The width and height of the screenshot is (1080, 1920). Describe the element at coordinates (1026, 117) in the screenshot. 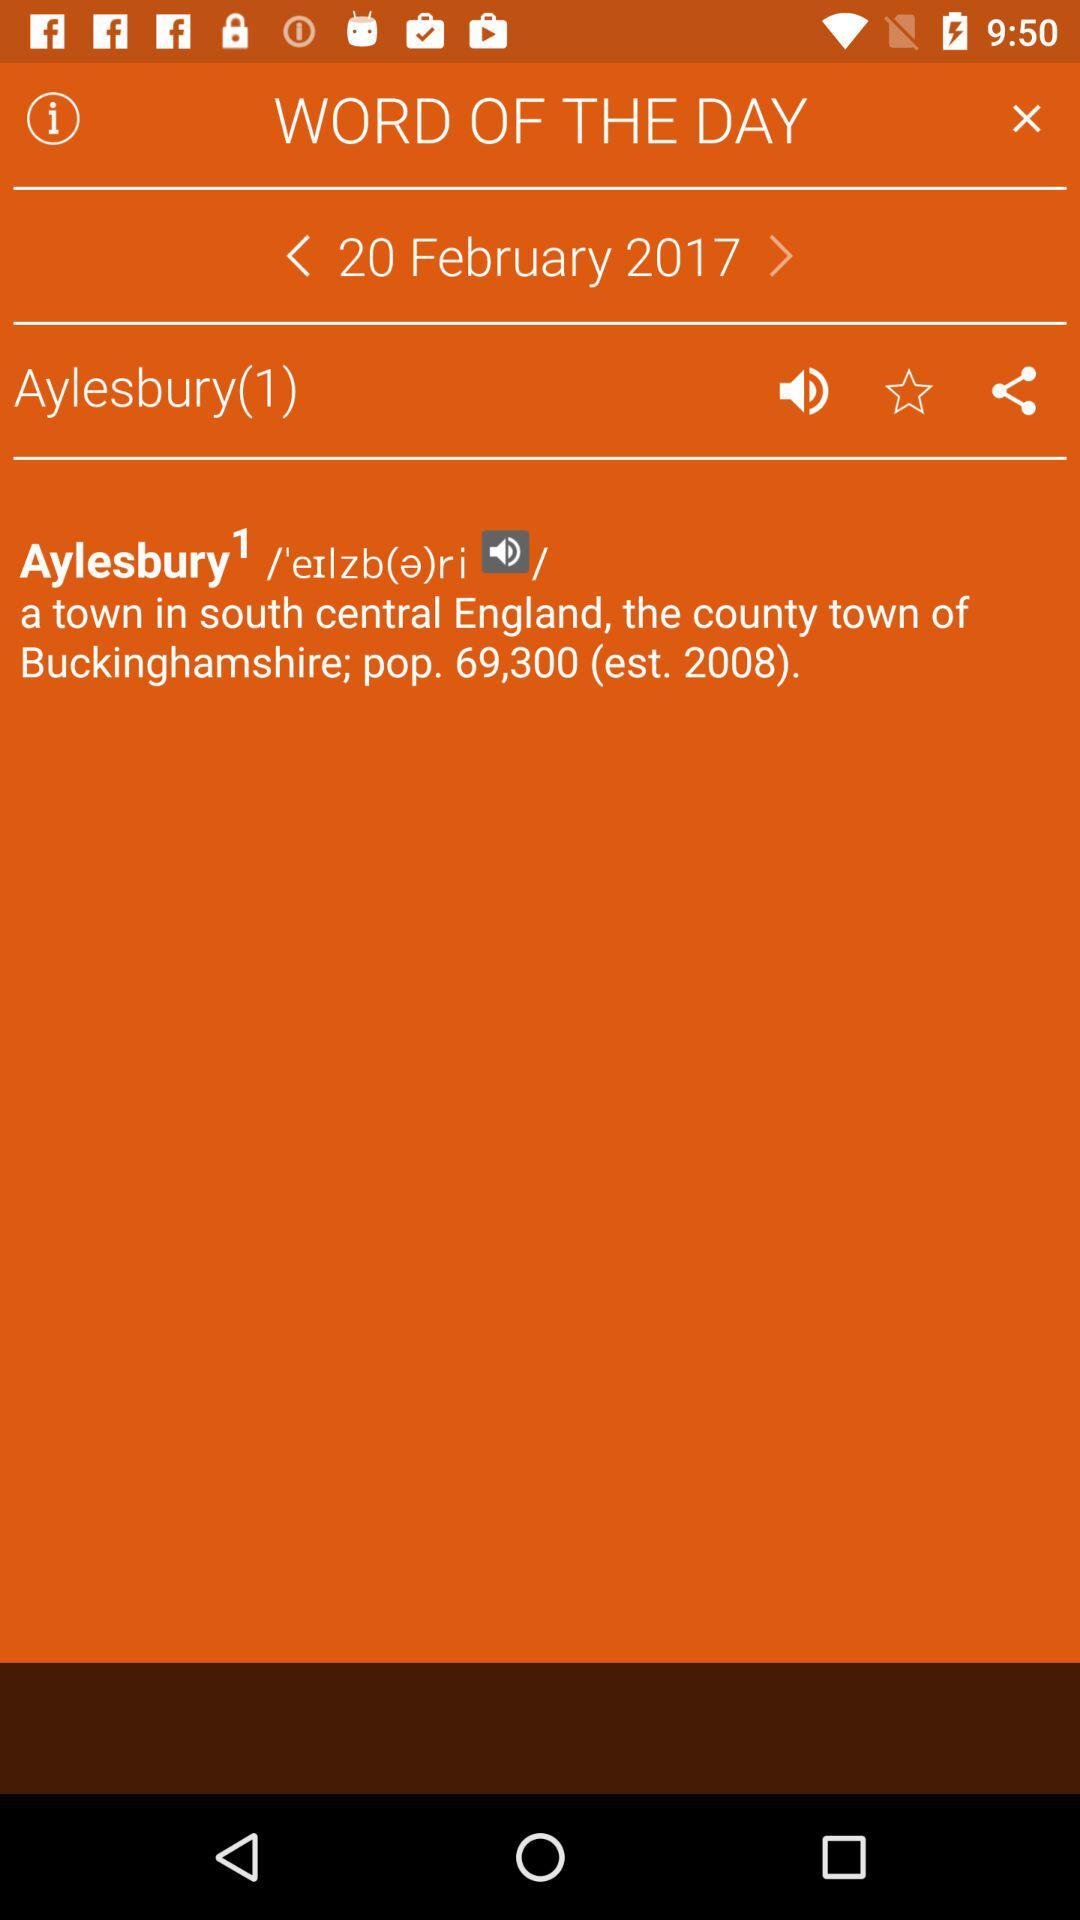

I see `item to the right of word of the` at that location.